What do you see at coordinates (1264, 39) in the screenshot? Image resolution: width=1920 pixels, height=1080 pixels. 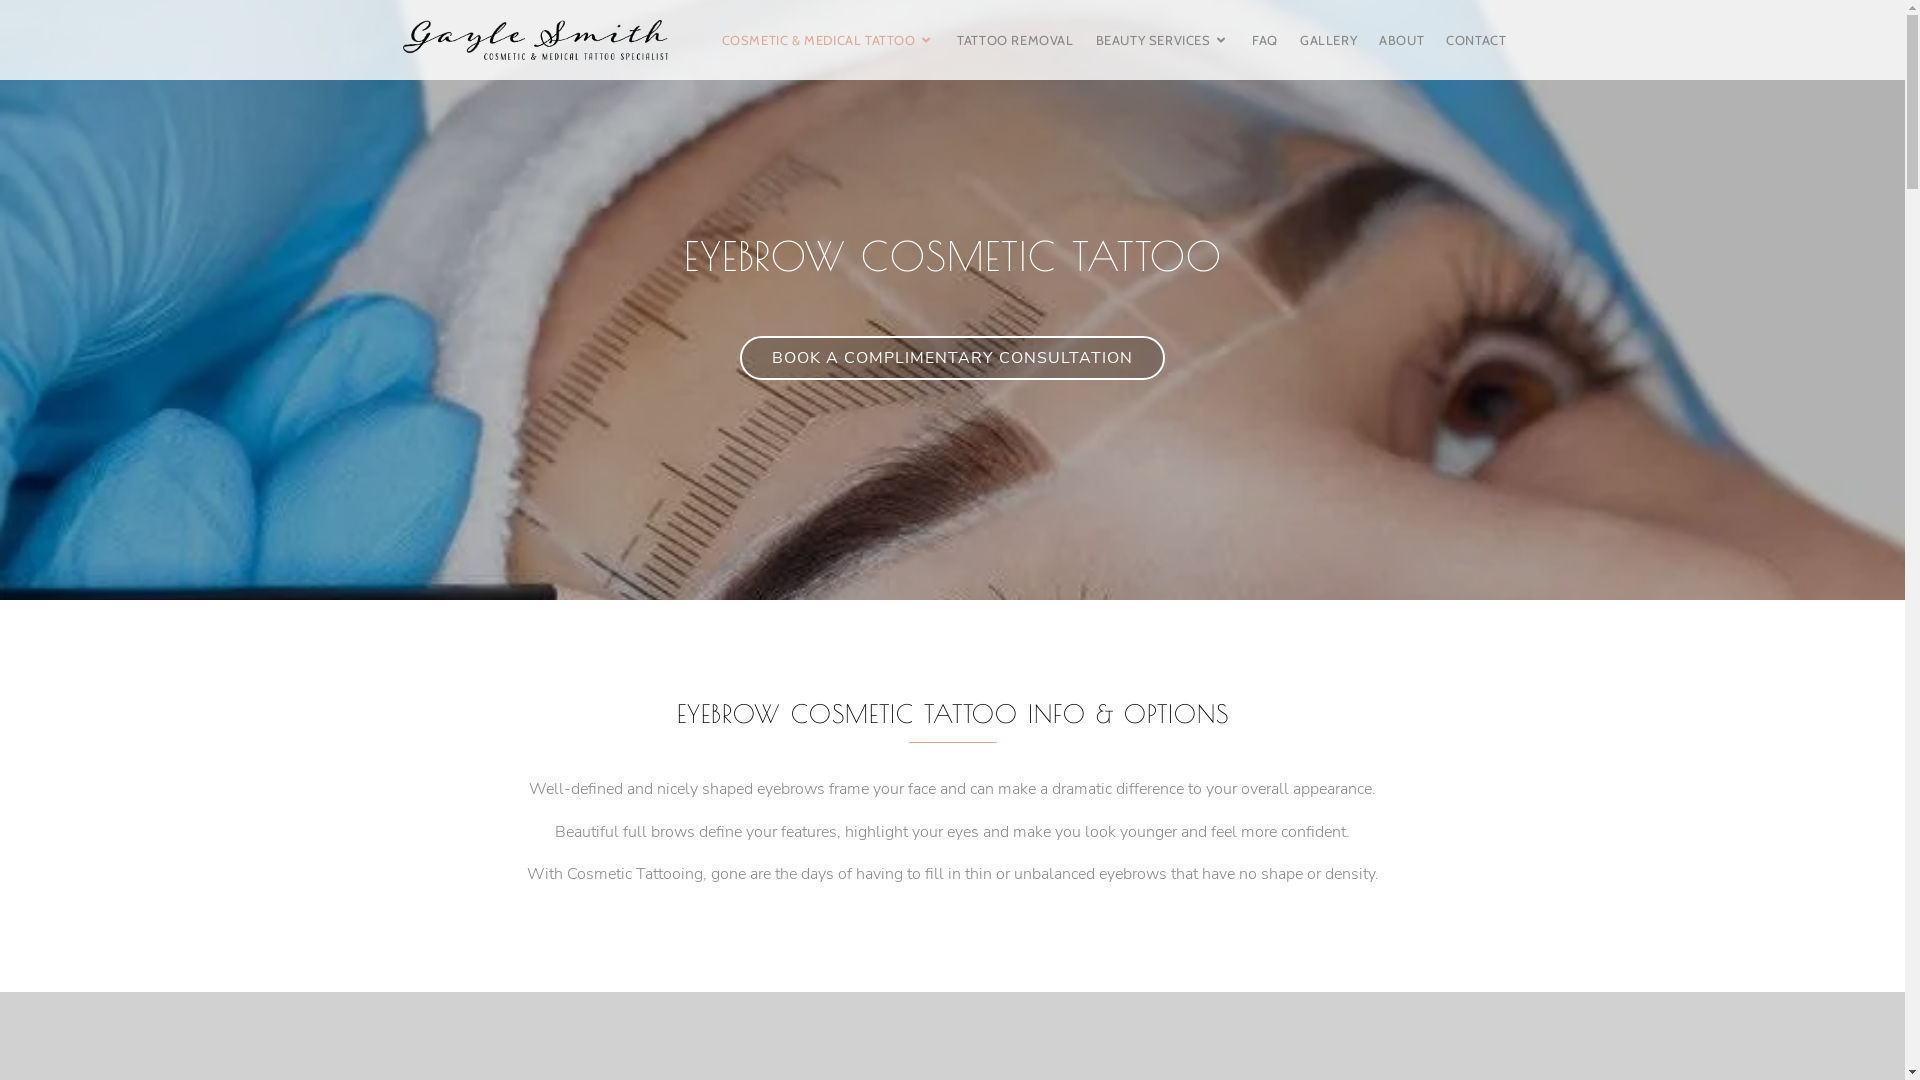 I see `'FAQ'` at bounding box center [1264, 39].